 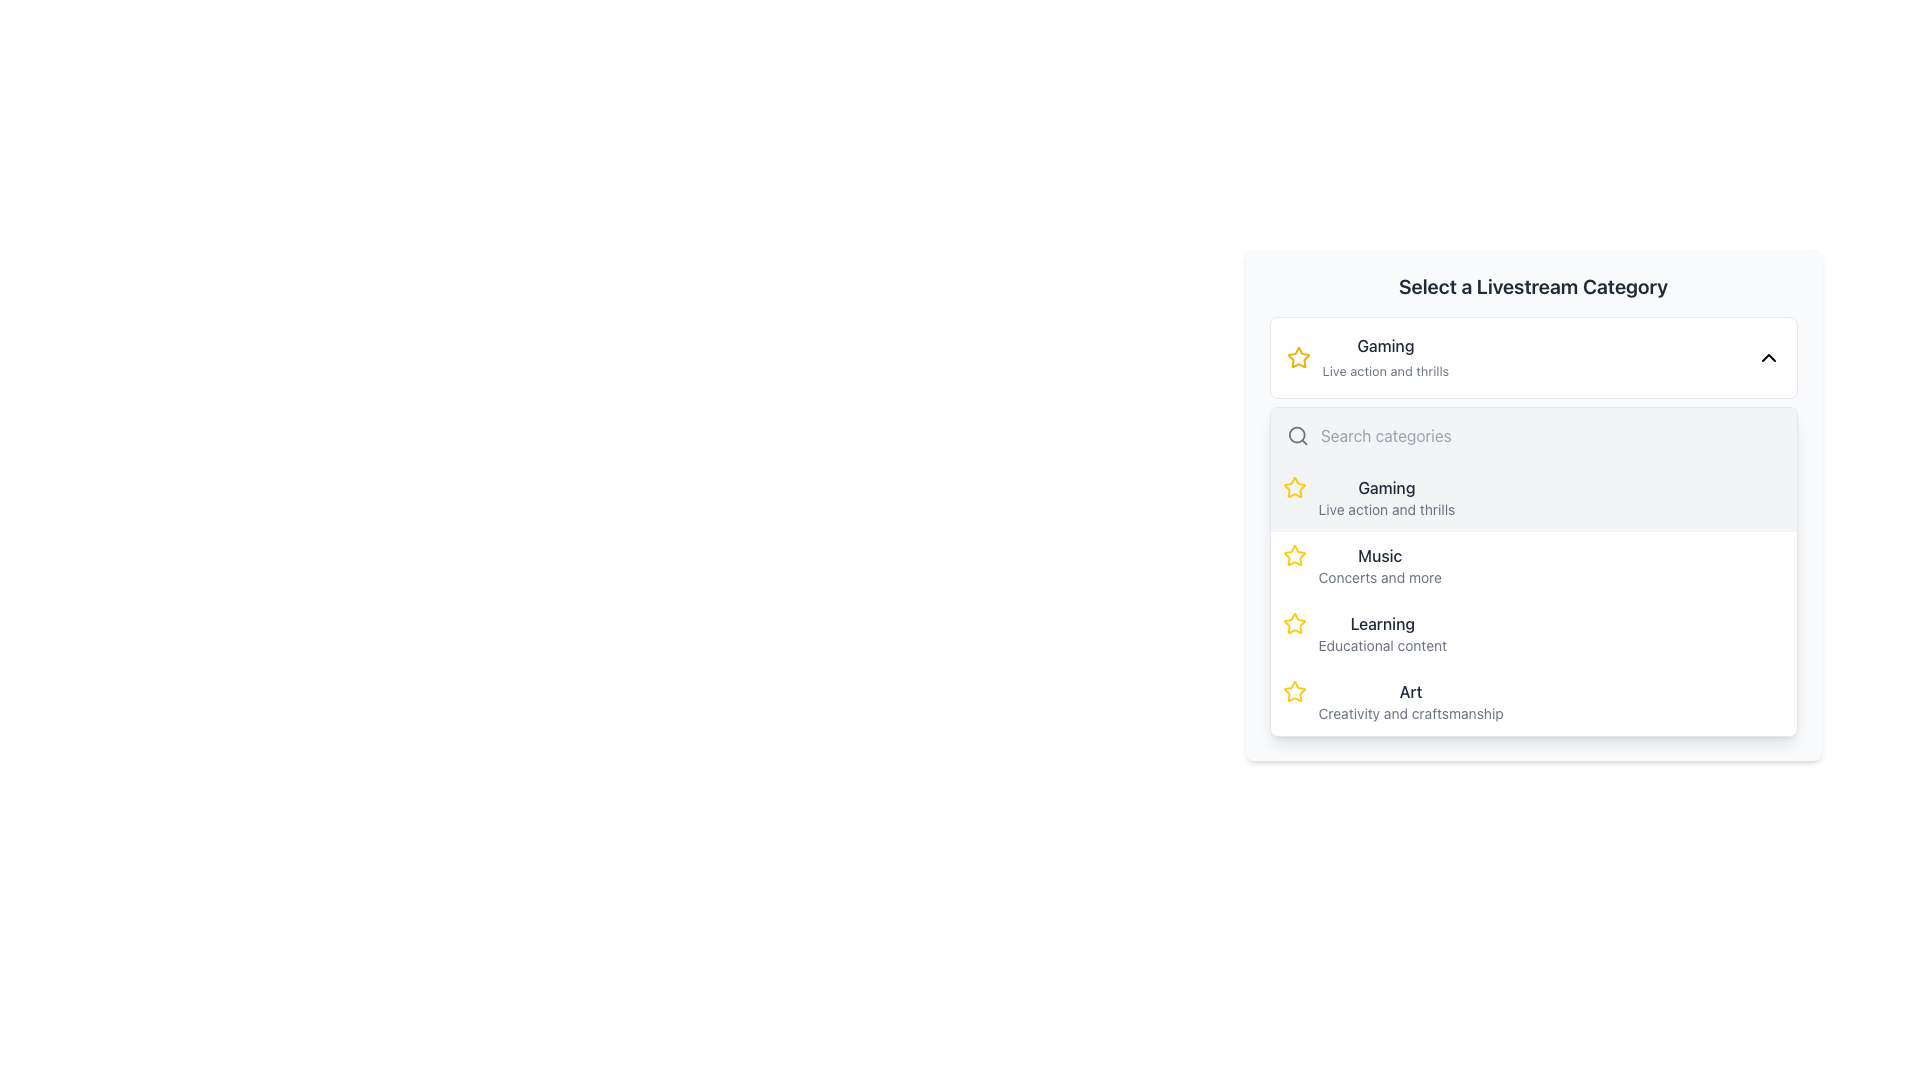 I want to click on the Text Label that serves as a descriptive header for selecting a livestream category, located at the top-center of its card layout, so click(x=1532, y=286).